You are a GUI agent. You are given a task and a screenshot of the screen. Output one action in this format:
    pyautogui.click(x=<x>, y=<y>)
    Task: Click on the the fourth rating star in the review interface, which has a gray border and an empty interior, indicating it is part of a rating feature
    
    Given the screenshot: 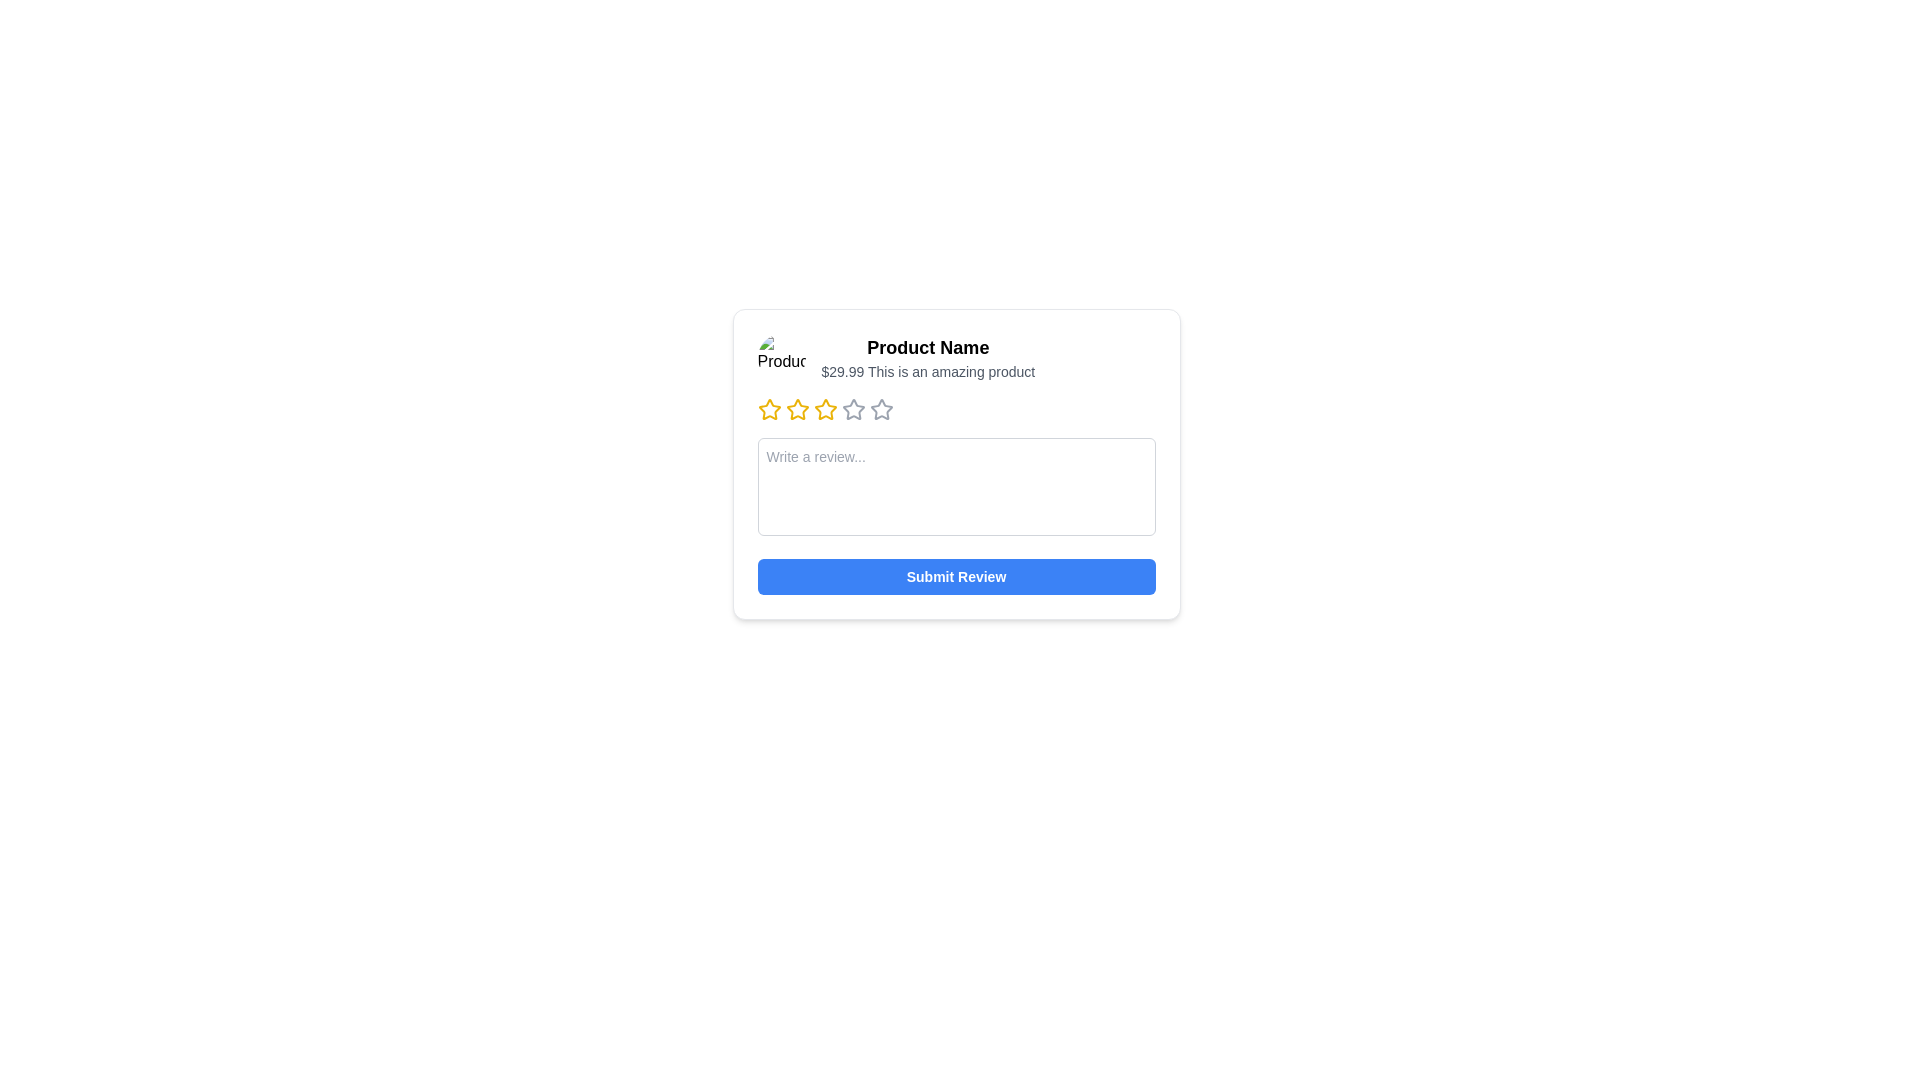 What is the action you would take?
    pyautogui.click(x=853, y=408)
    